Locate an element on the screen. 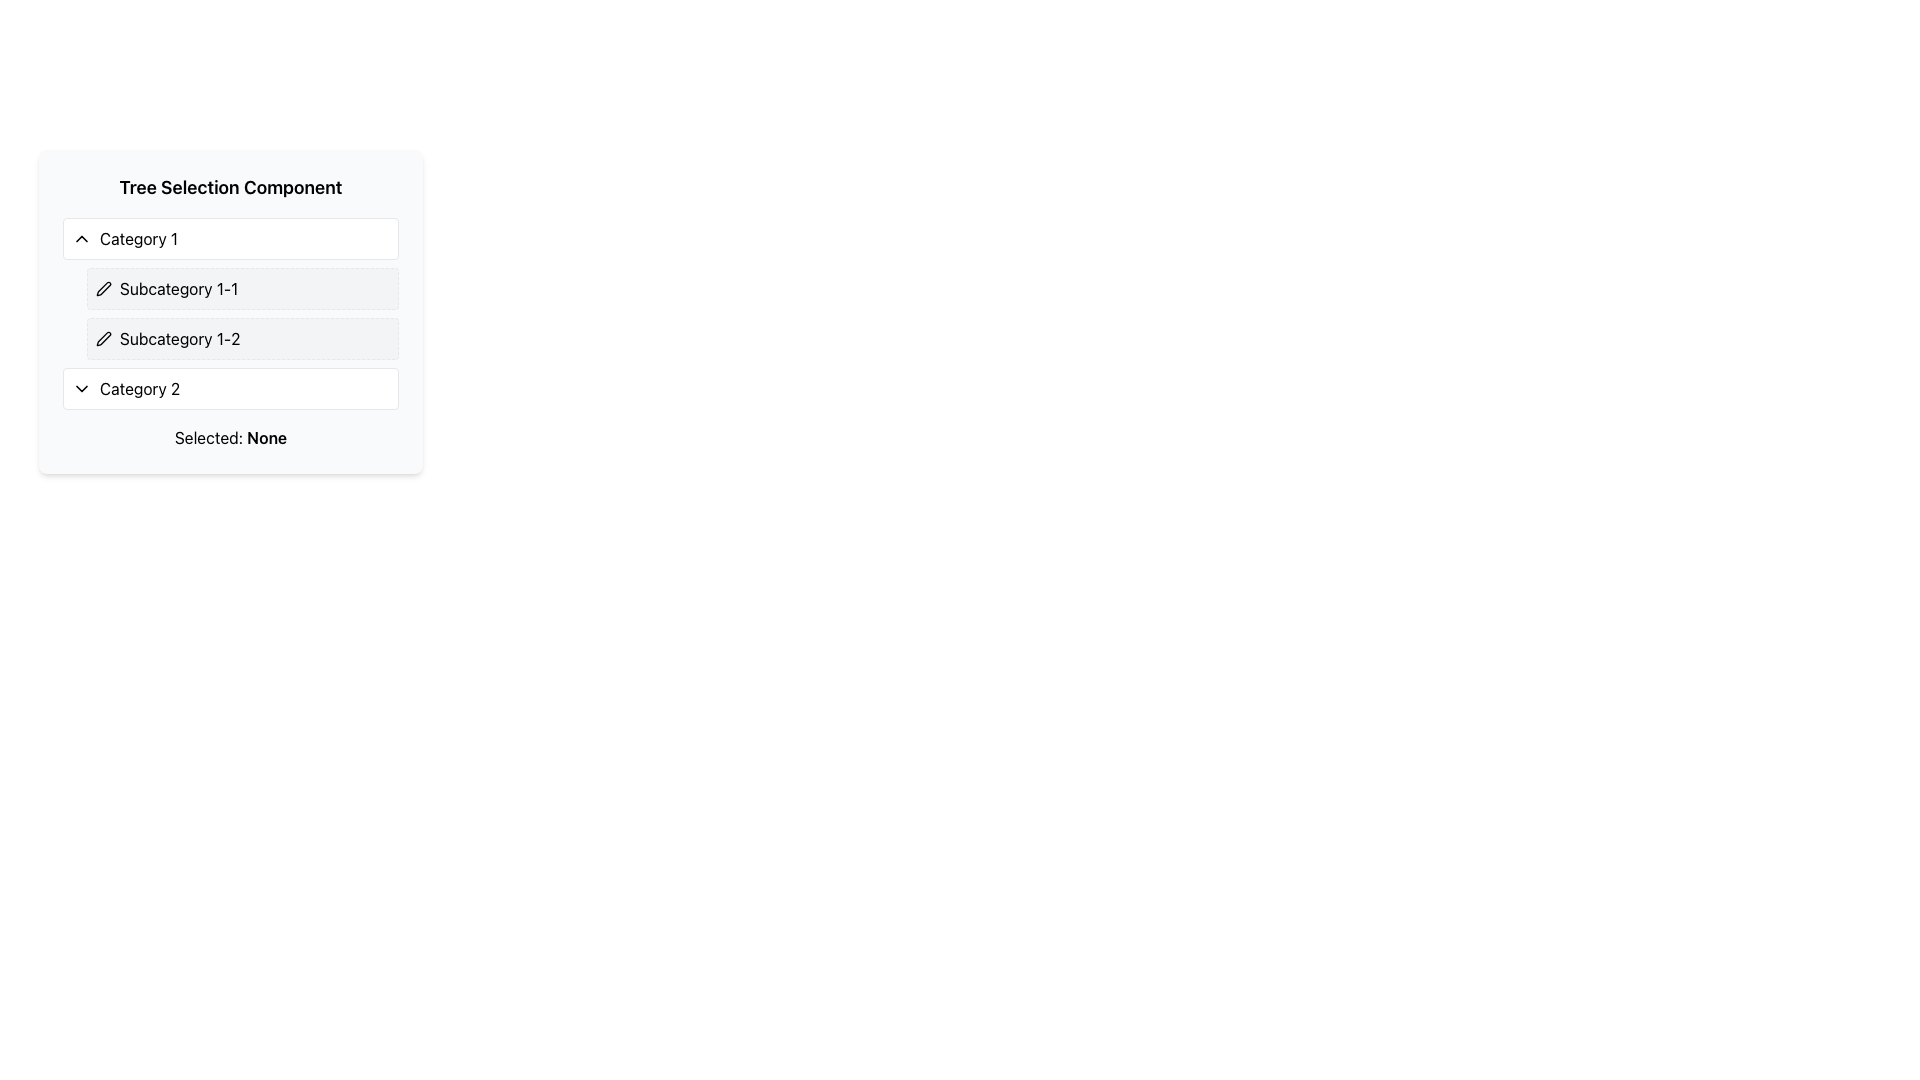 The image size is (1920, 1080). the 'Category 2' text label in the tree selection component, which serves to identify this specific category in the navigation interface is located at coordinates (139, 389).